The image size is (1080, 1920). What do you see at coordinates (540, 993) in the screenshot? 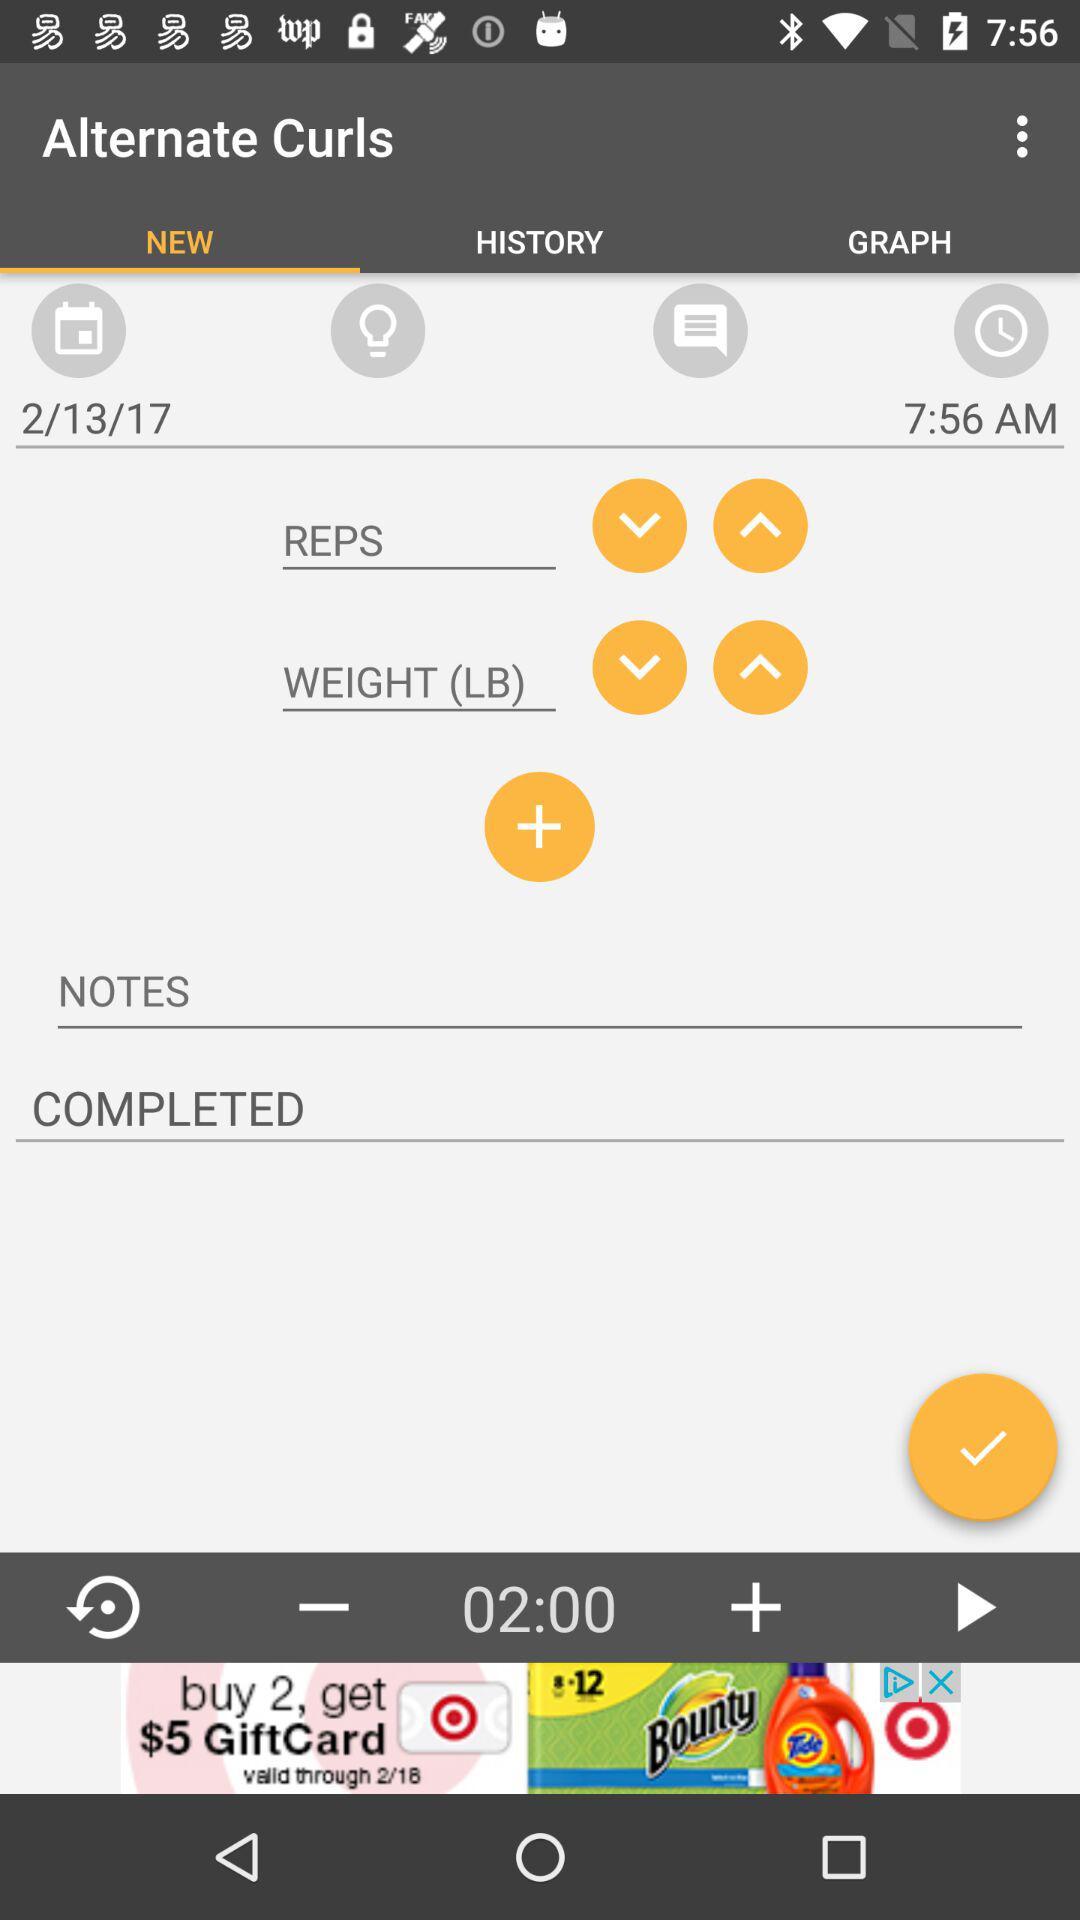
I see `enter the notes` at bounding box center [540, 993].